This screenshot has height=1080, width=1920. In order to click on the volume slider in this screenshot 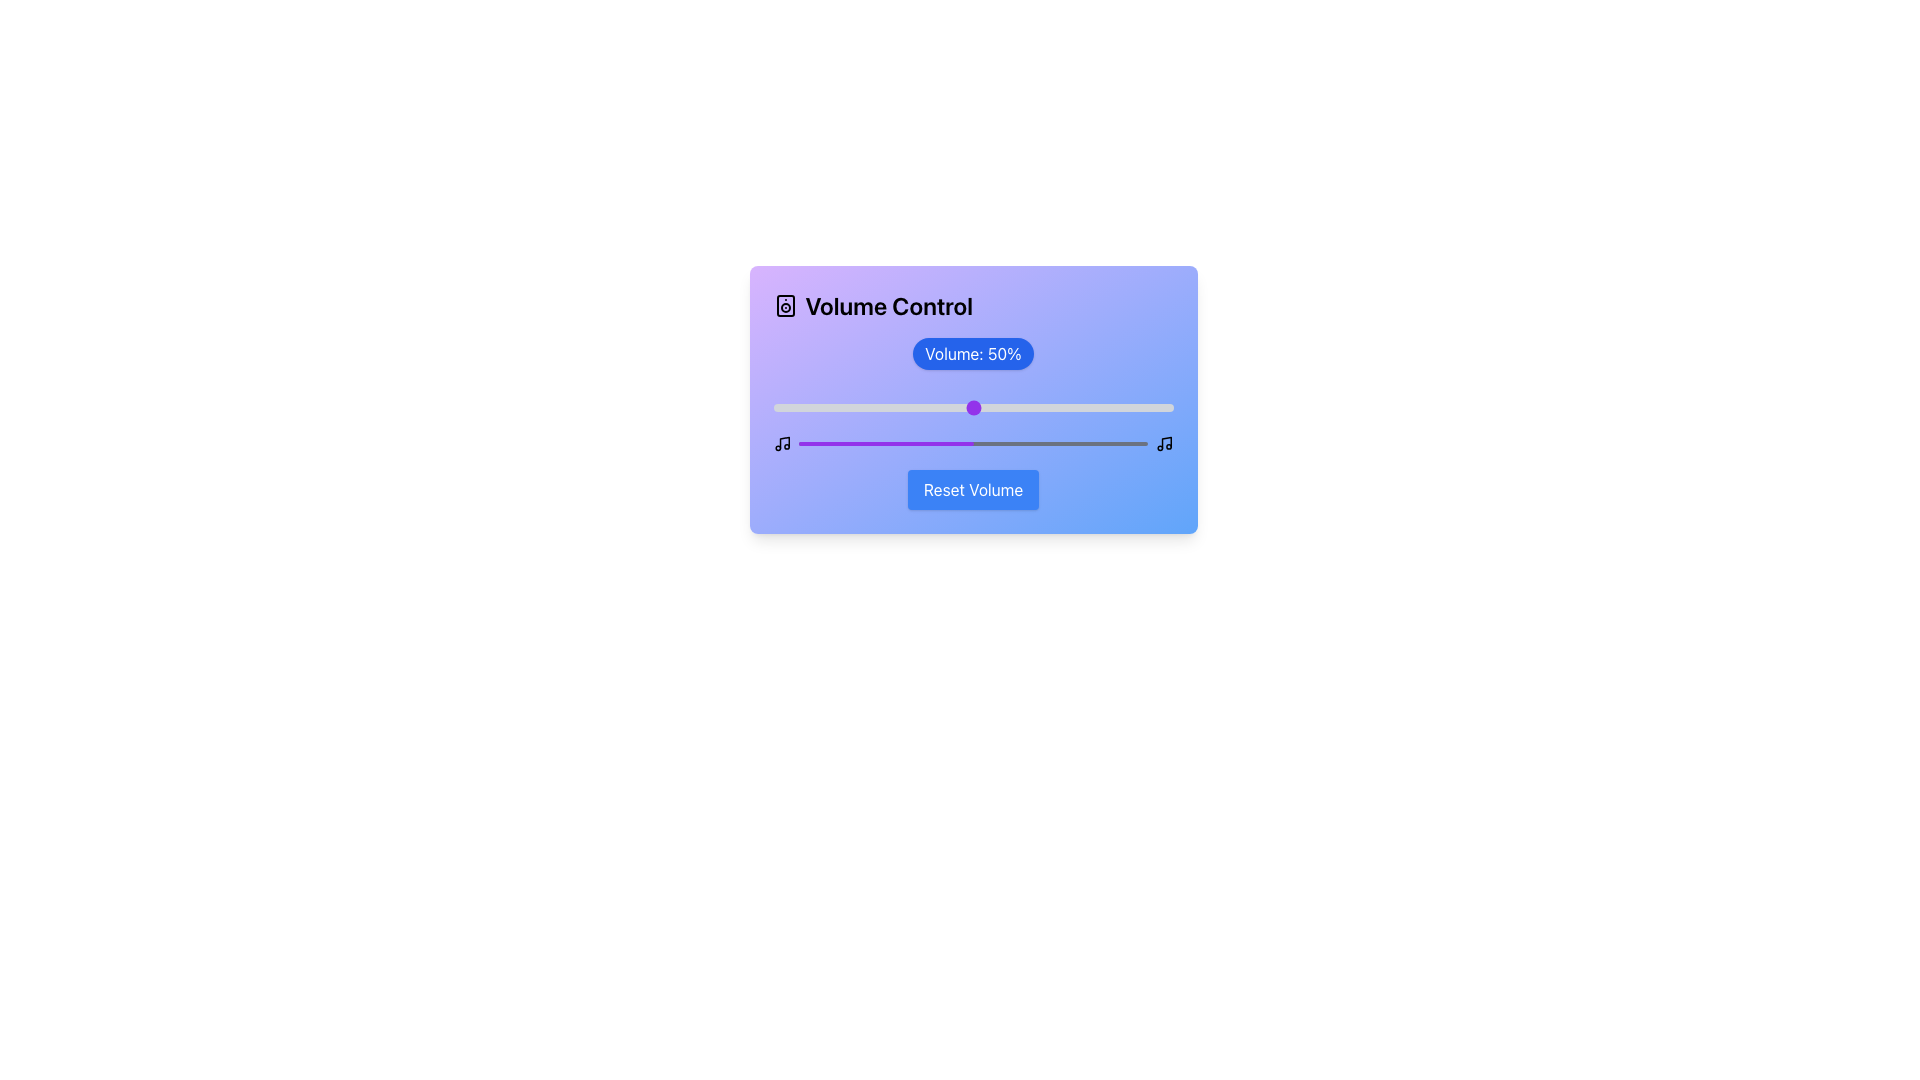, I will do `click(1092, 407)`.